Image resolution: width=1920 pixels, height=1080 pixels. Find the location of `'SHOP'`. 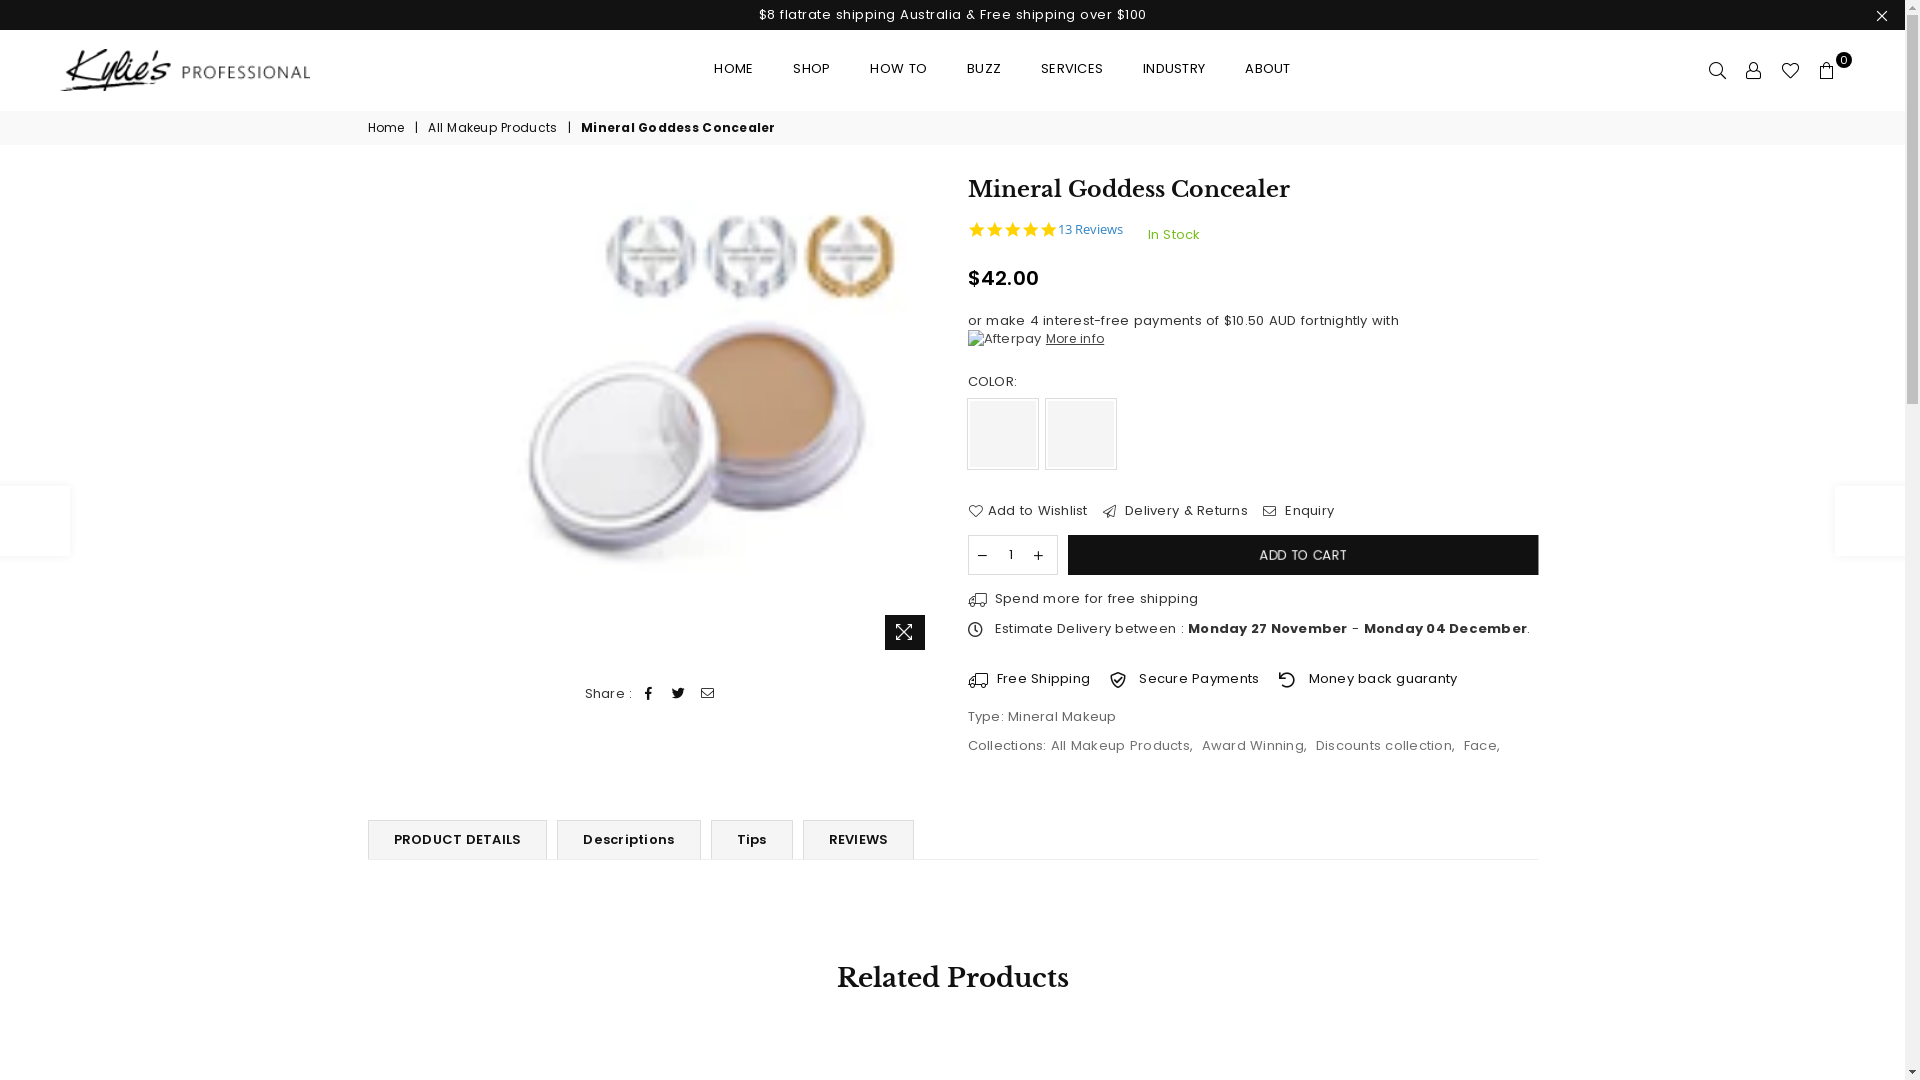

'SHOP' is located at coordinates (811, 68).